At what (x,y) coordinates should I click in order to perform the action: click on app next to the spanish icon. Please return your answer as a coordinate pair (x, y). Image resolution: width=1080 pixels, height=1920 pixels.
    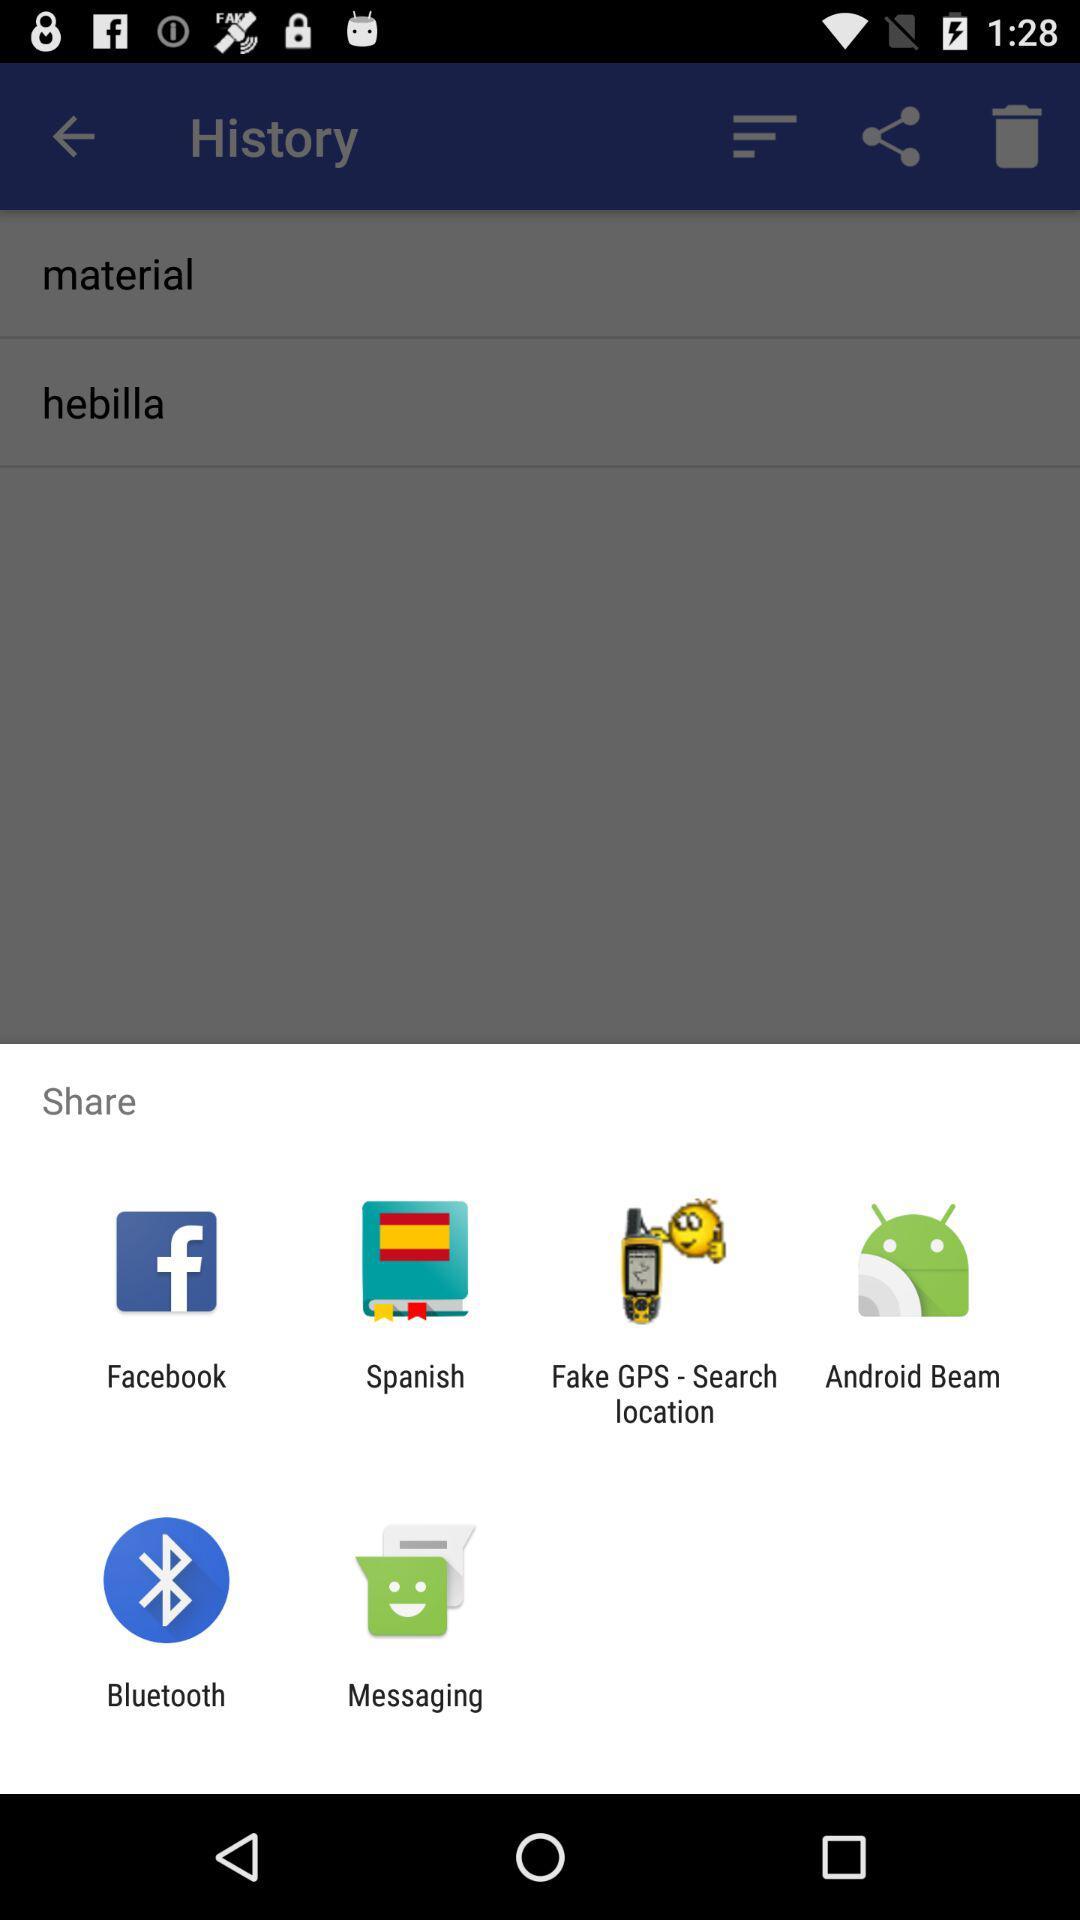
    Looking at the image, I should click on (664, 1392).